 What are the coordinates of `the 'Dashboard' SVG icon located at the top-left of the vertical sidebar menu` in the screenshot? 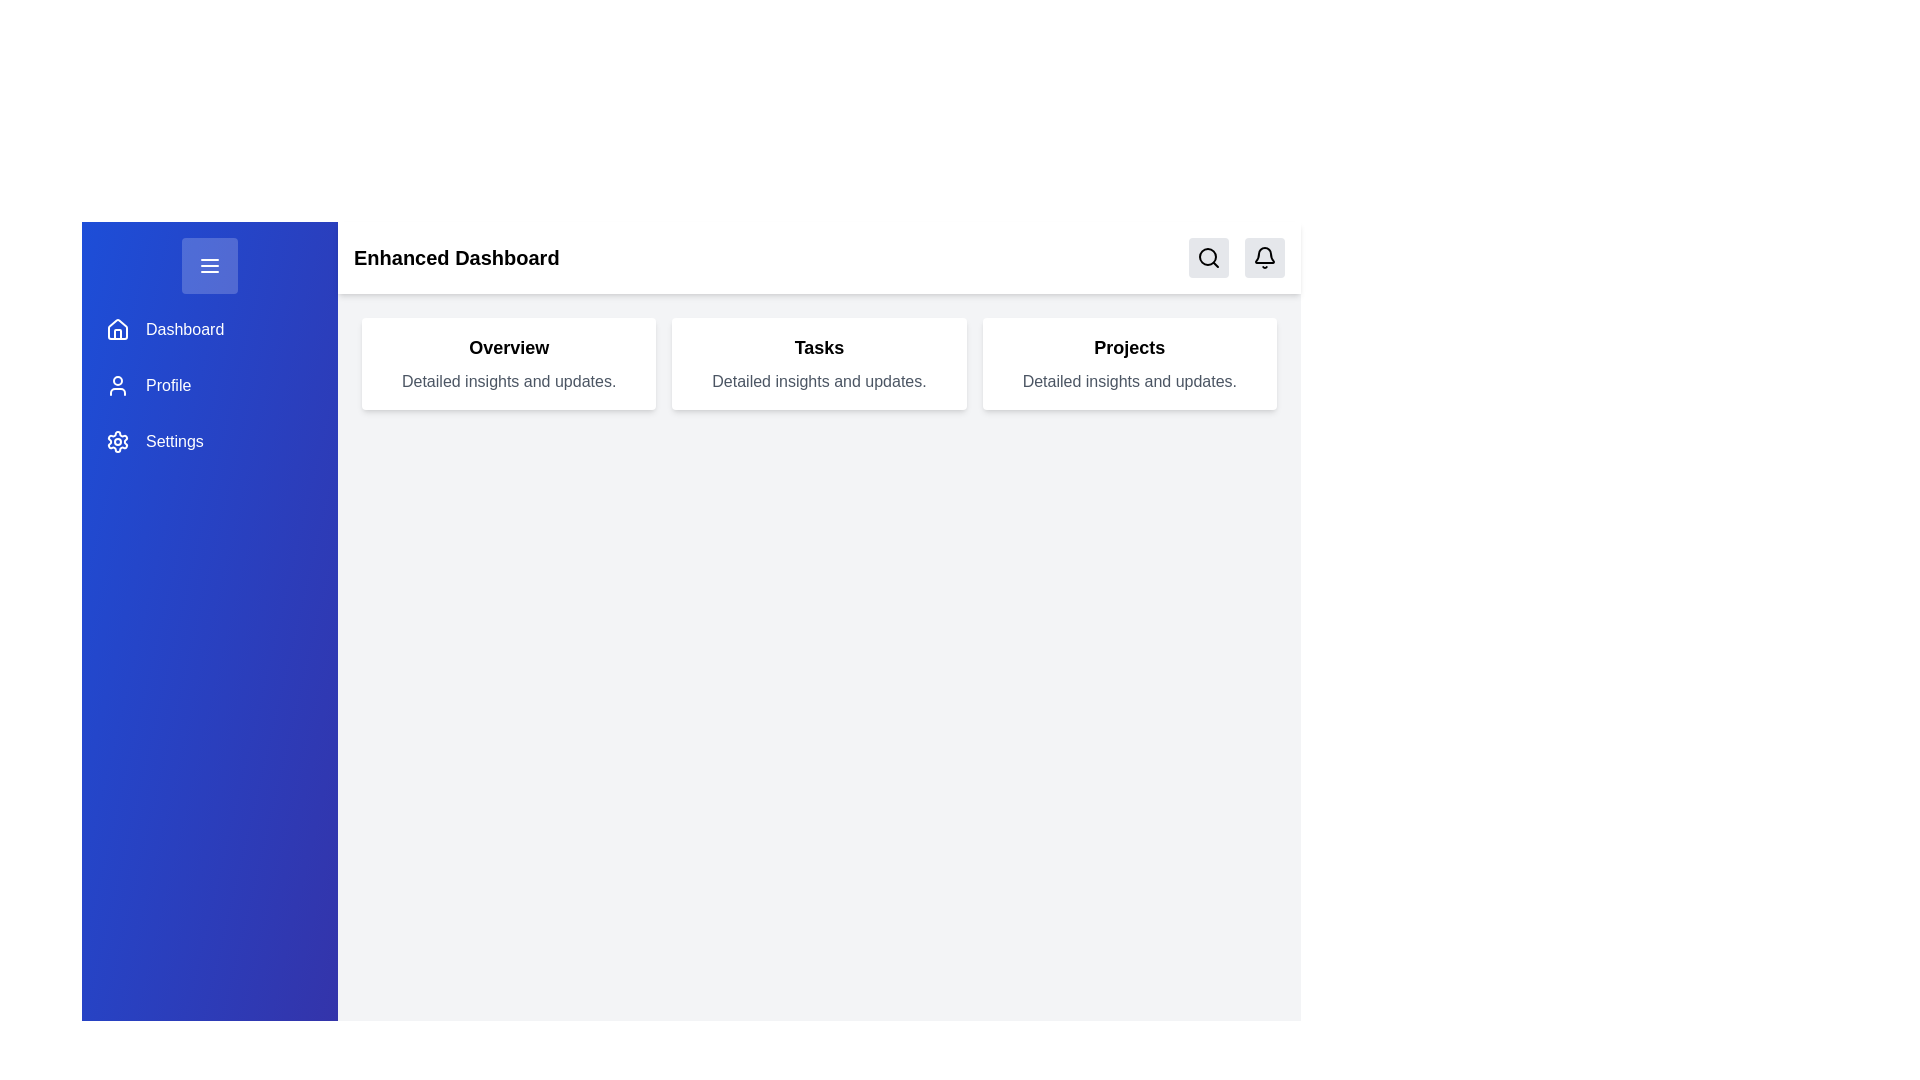 It's located at (117, 327).